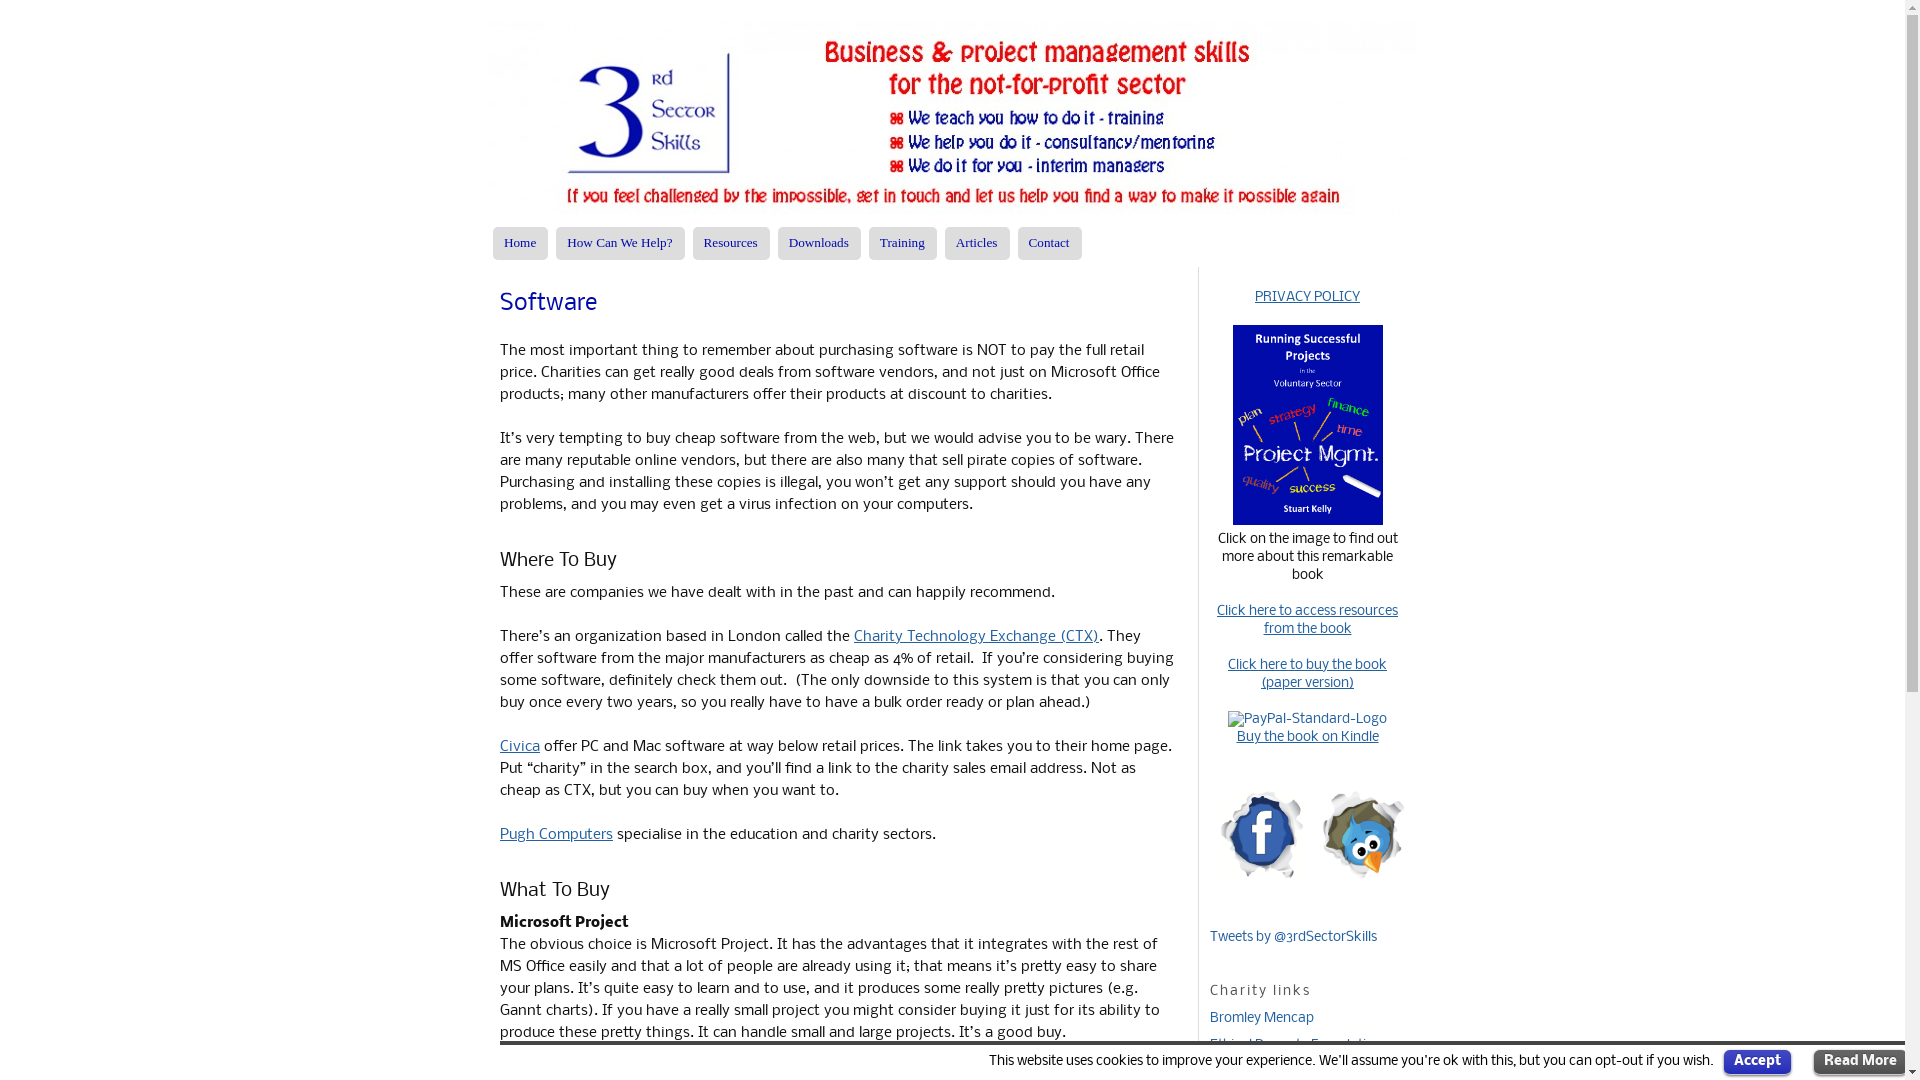 This screenshot has height=1080, width=1920. What do you see at coordinates (1261, 1018) in the screenshot?
I see `'Bromley Mencap'` at bounding box center [1261, 1018].